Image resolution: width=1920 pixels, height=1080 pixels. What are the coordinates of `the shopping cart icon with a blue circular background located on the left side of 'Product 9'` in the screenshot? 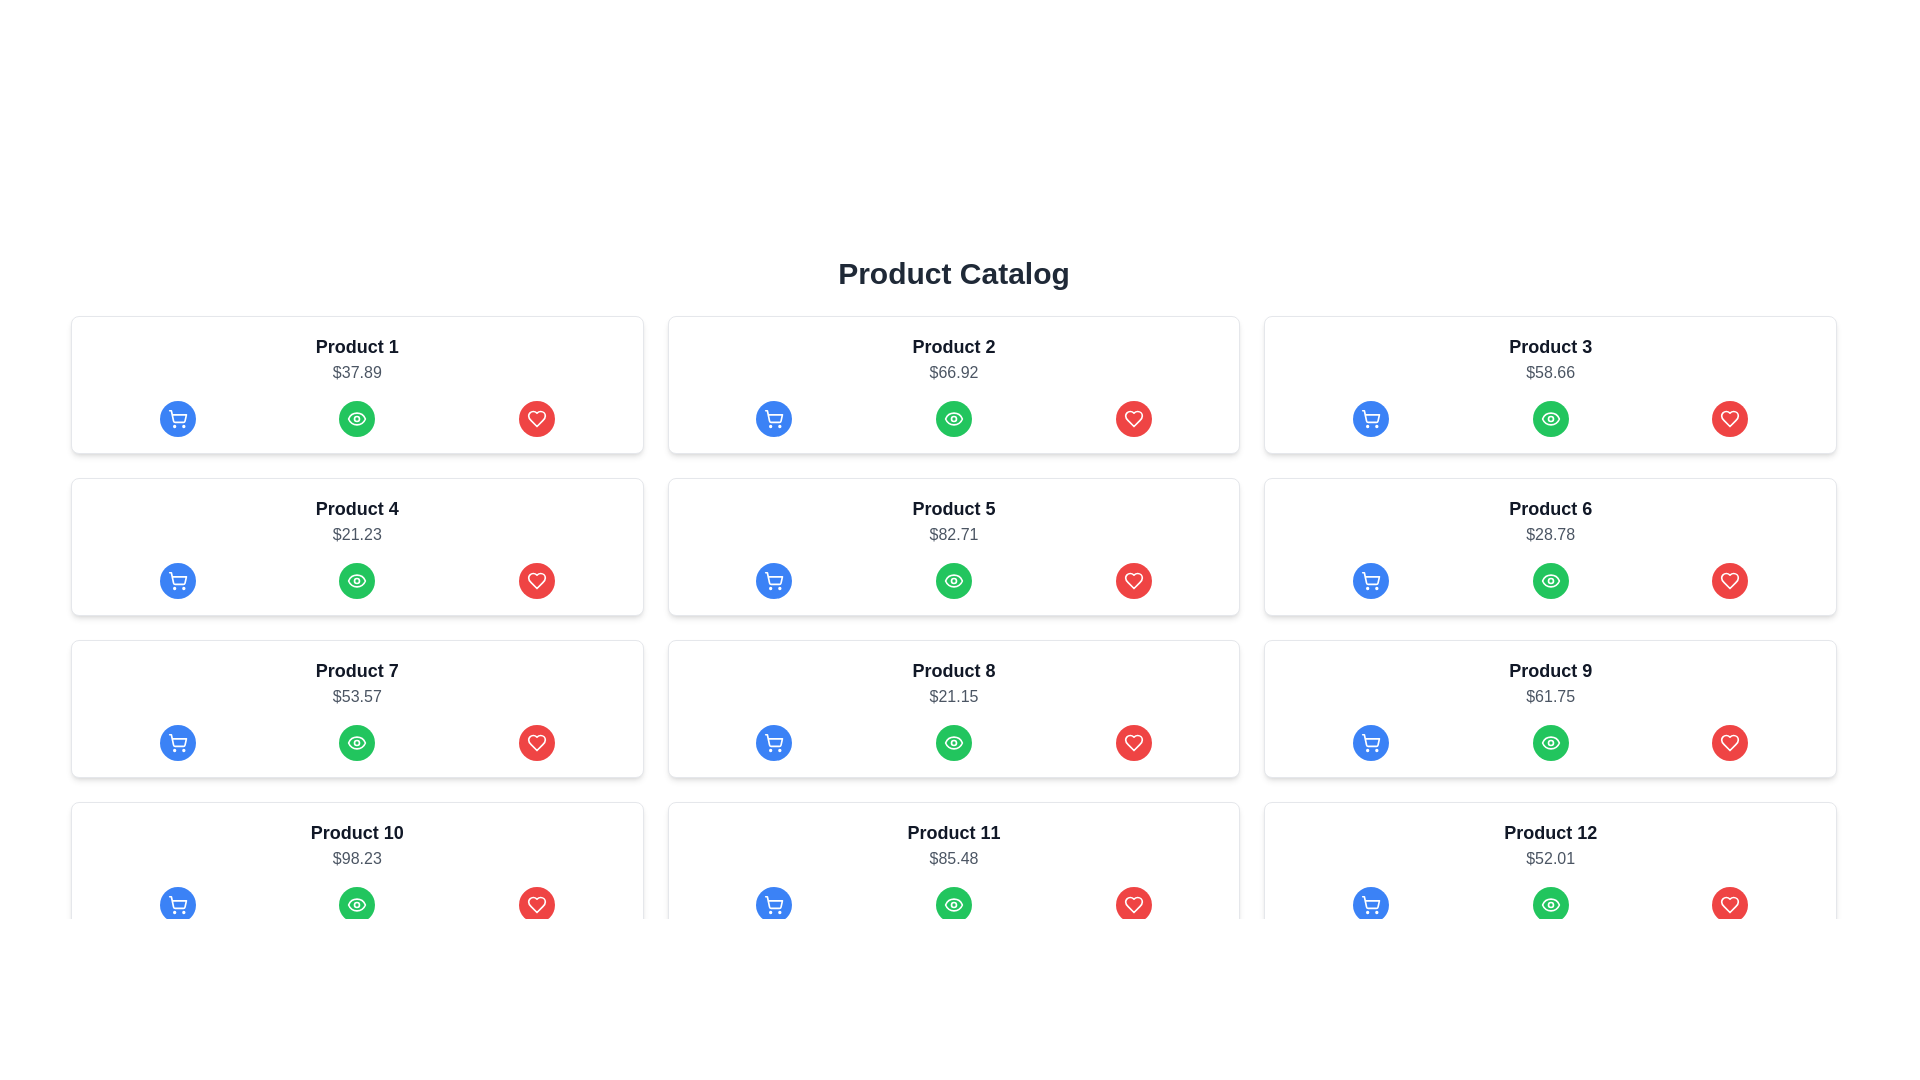 It's located at (1370, 743).